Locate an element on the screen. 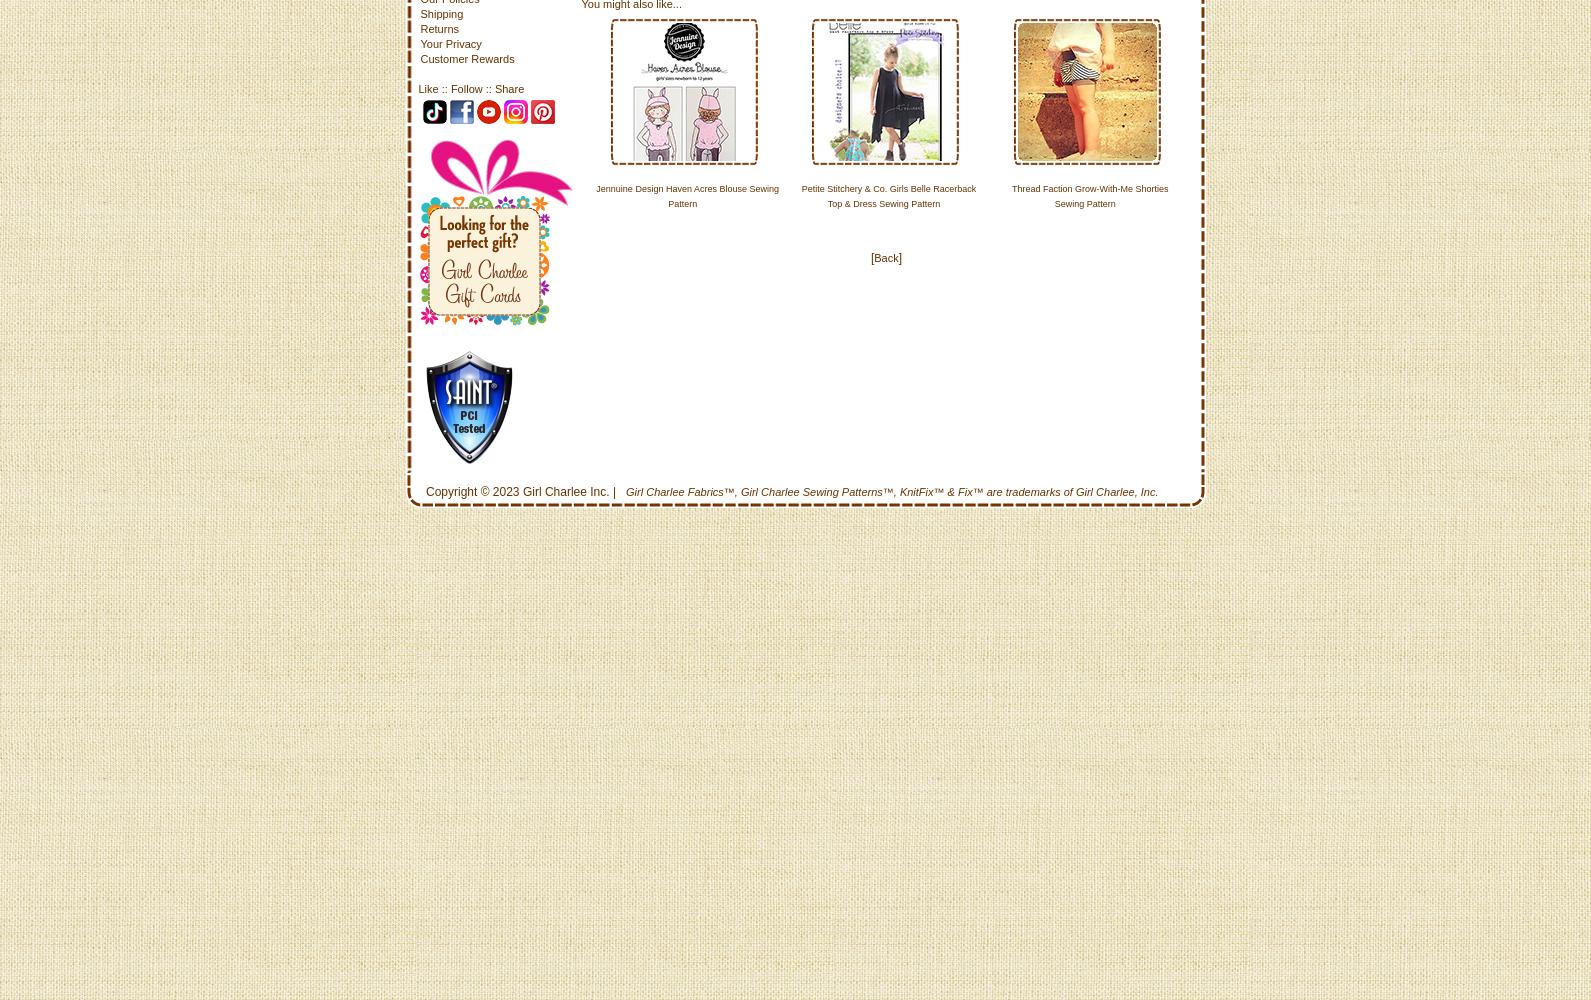 This screenshot has width=1591, height=1000. 'Jennuine Design Haven Acres Blouse Sewing Pattern' is located at coordinates (594, 195).